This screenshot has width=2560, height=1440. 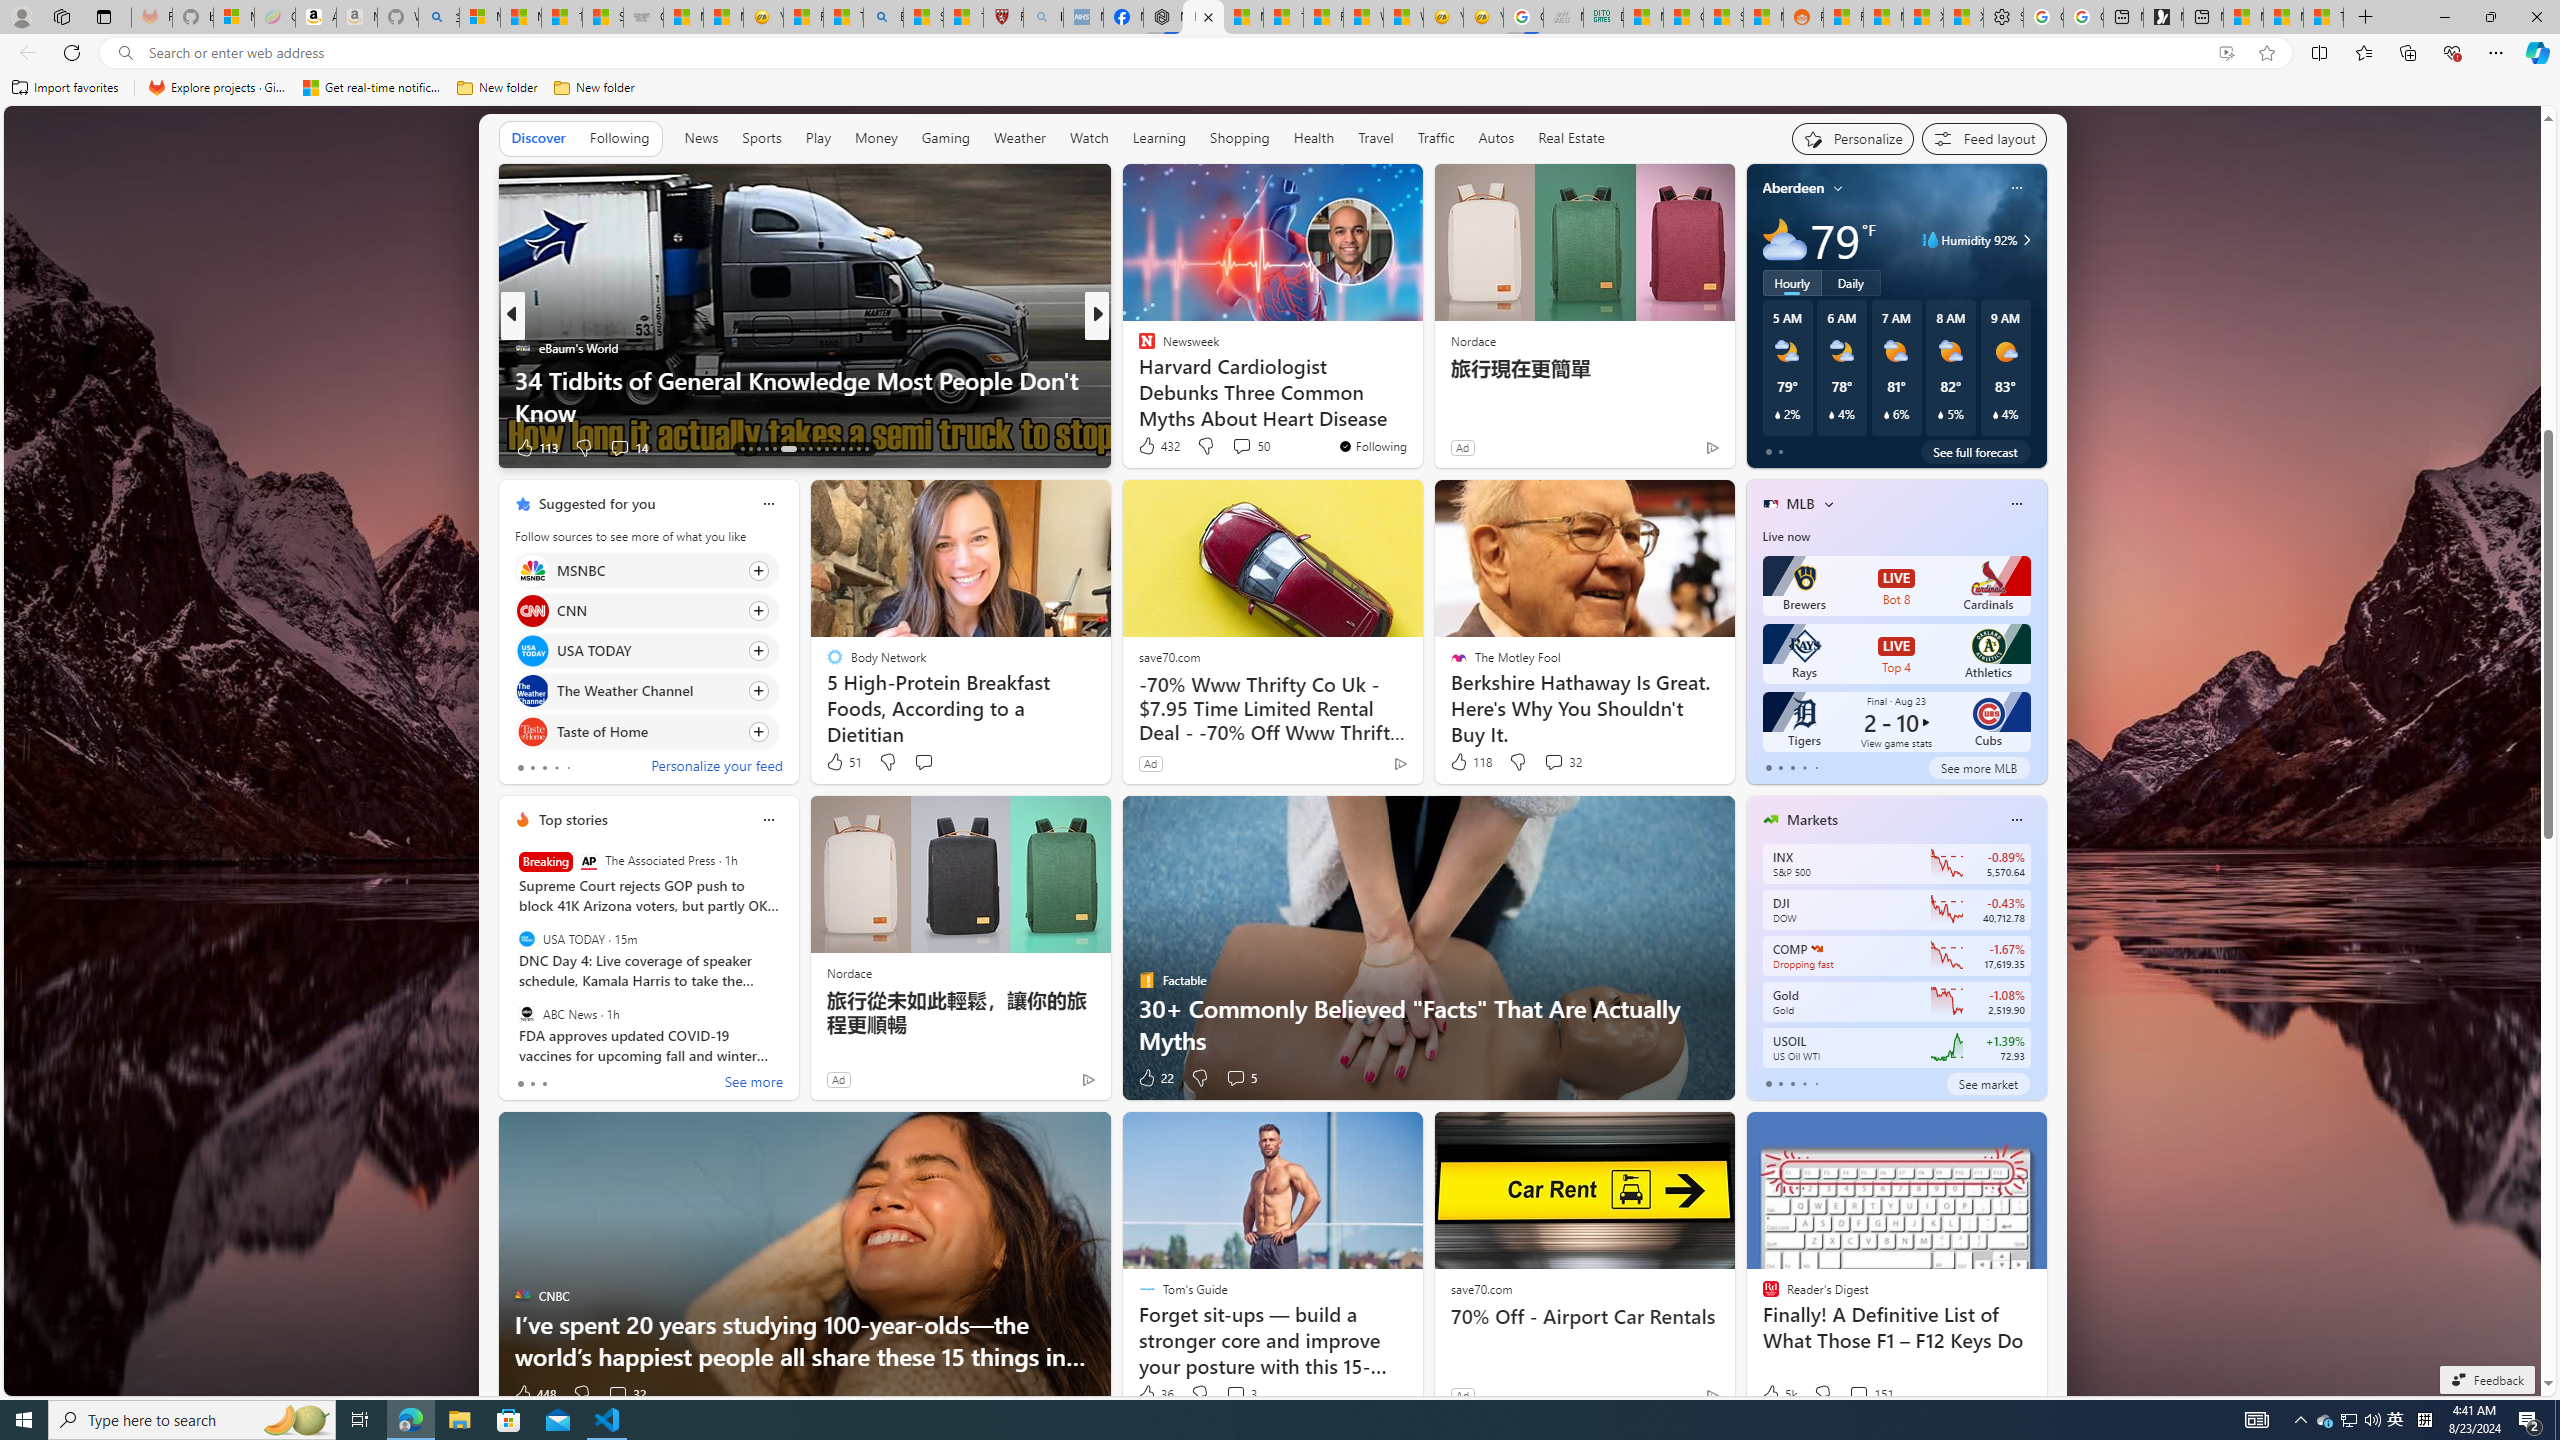 What do you see at coordinates (65, 87) in the screenshot?
I see `'Import favorites'` at bounding box center [65, 87].